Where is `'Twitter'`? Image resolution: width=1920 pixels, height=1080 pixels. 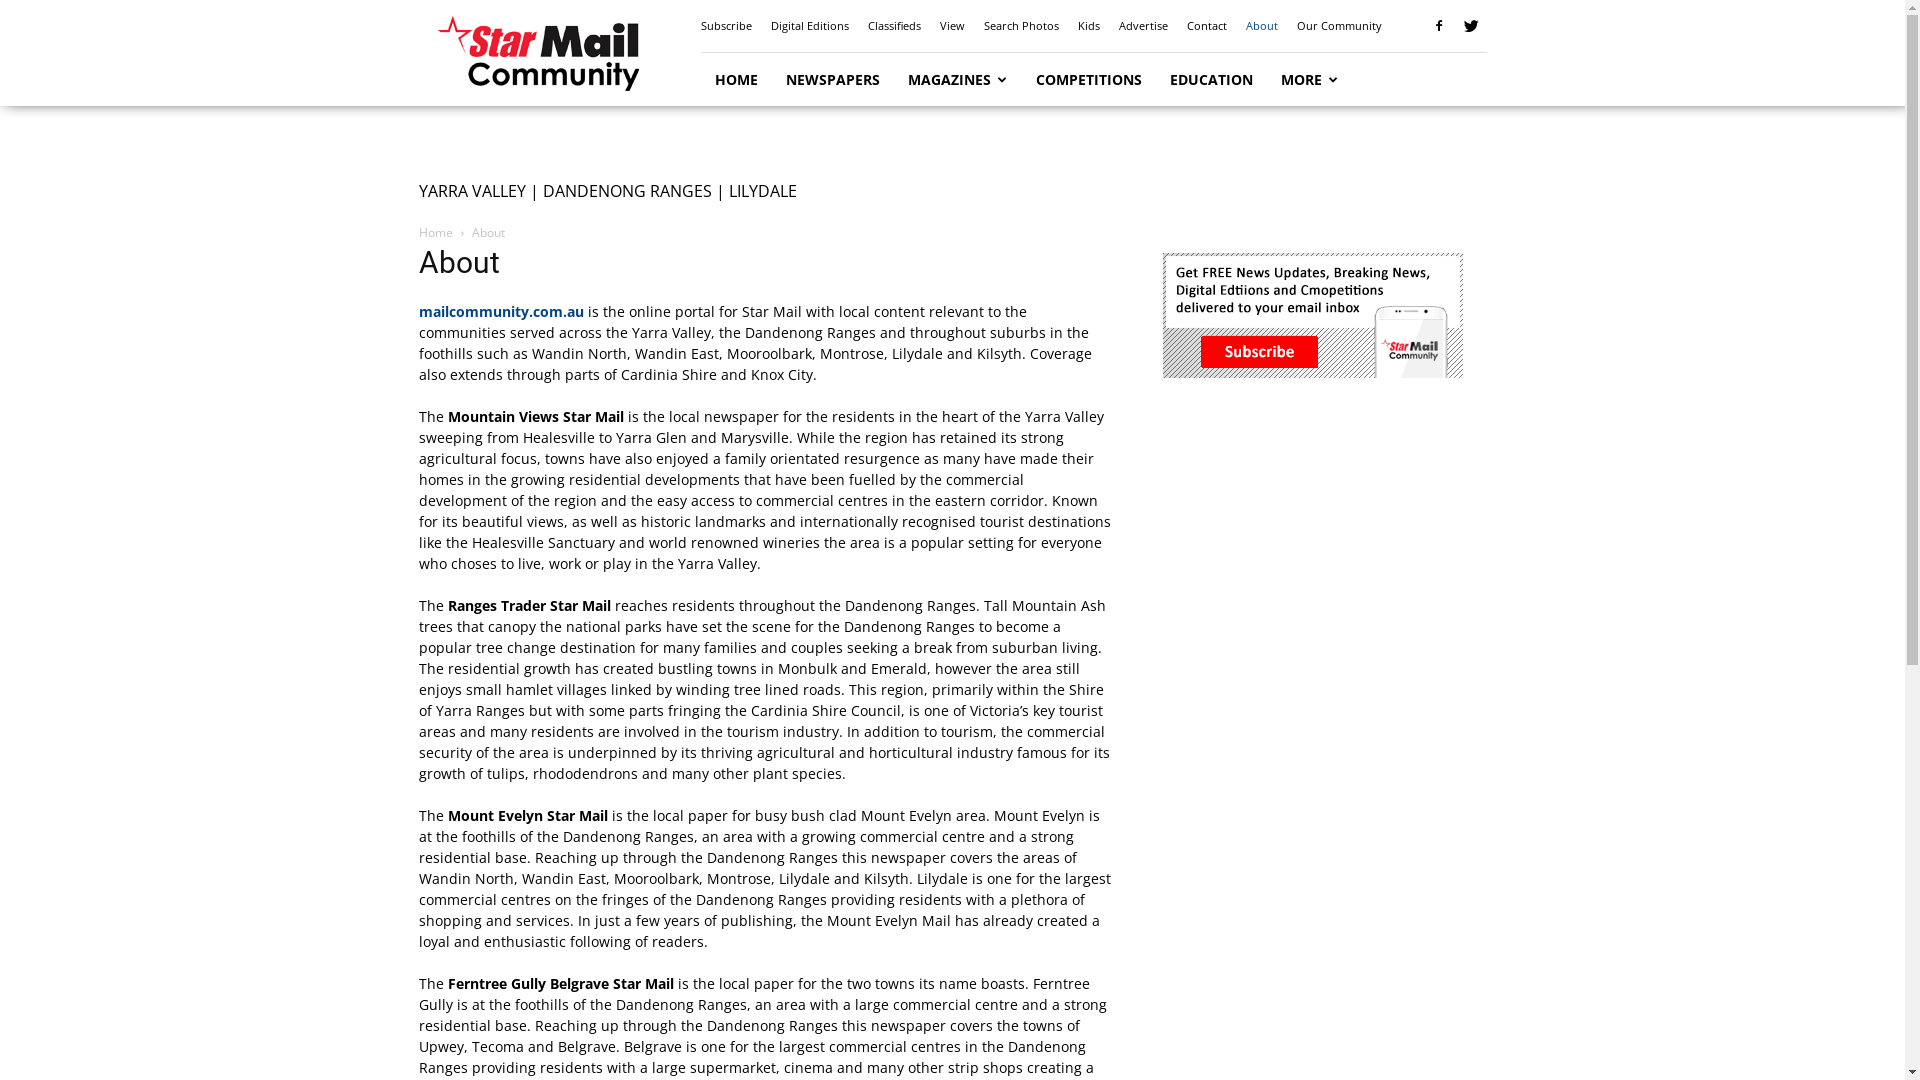 'Twitter' is located at coordinates (1470, 26).